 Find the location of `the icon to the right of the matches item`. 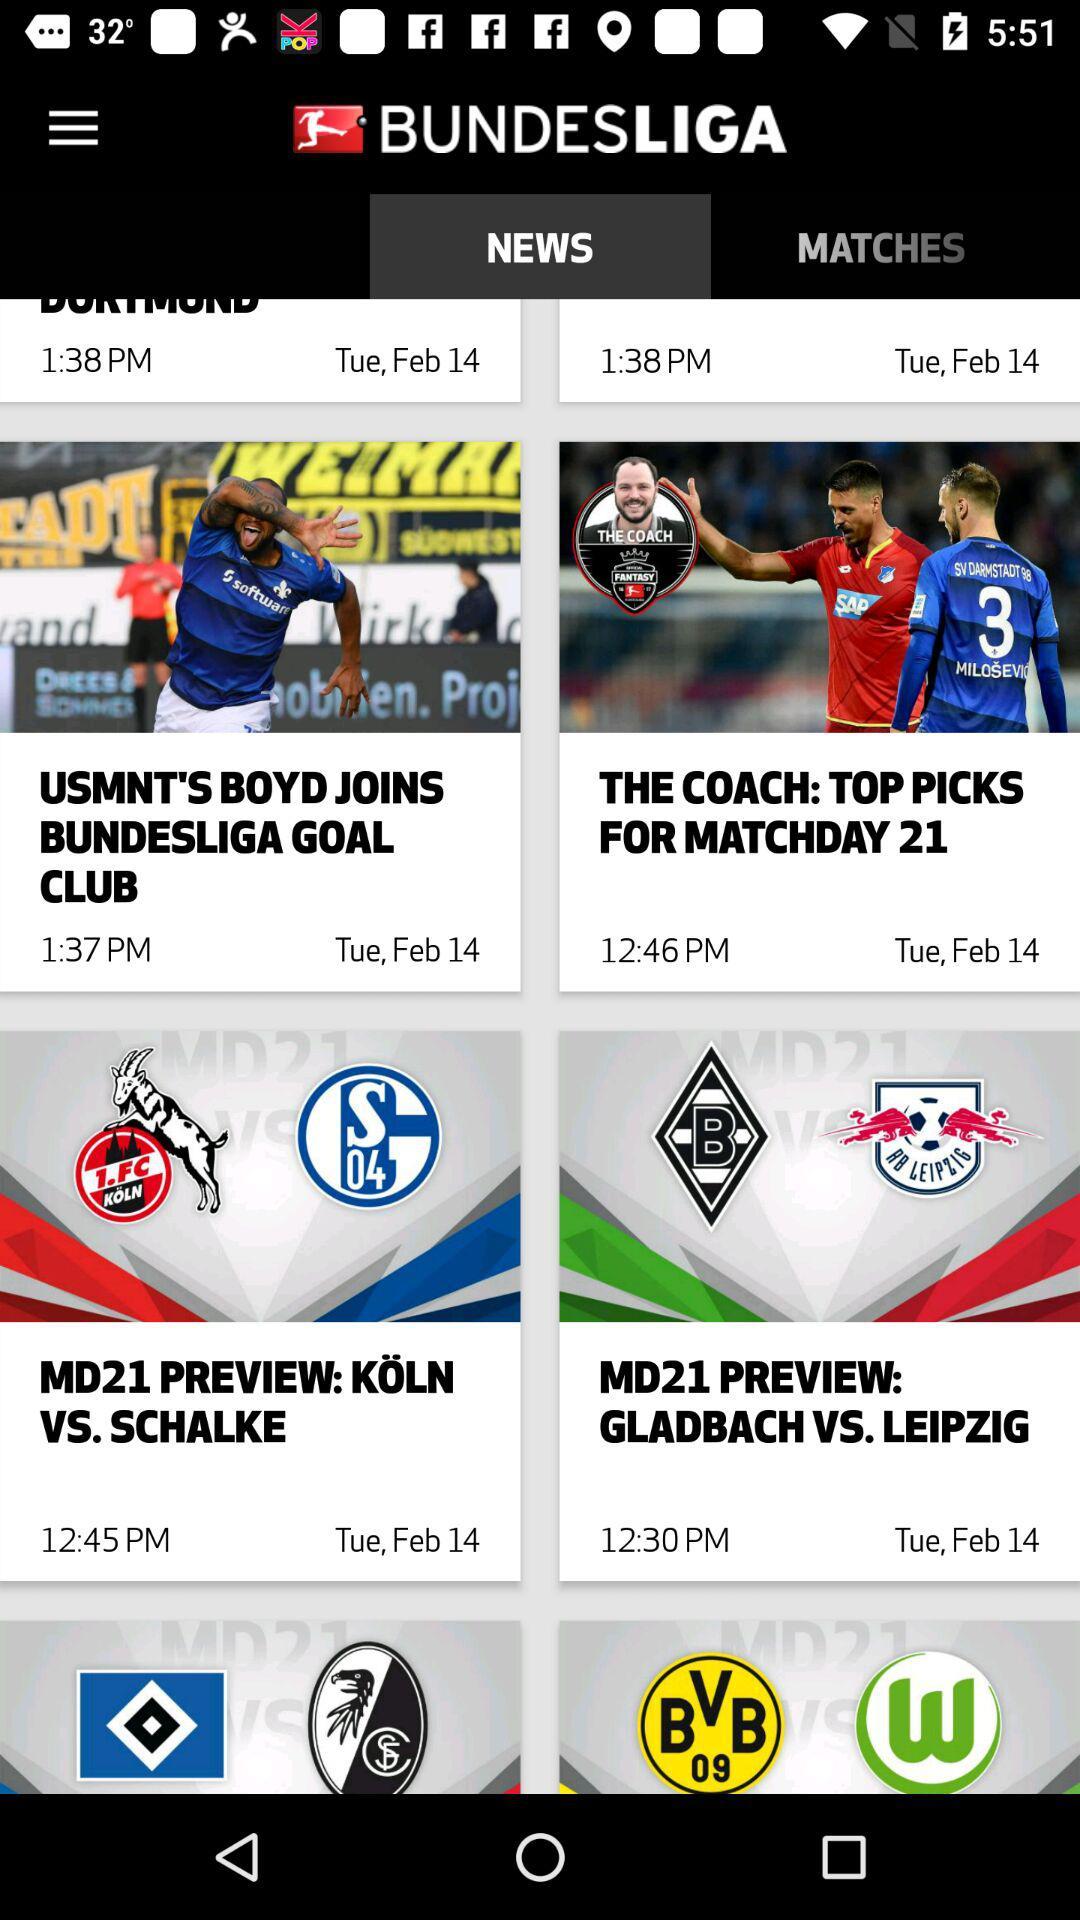

the icon to the right of the matches item is located at coordinates (1065, 245).